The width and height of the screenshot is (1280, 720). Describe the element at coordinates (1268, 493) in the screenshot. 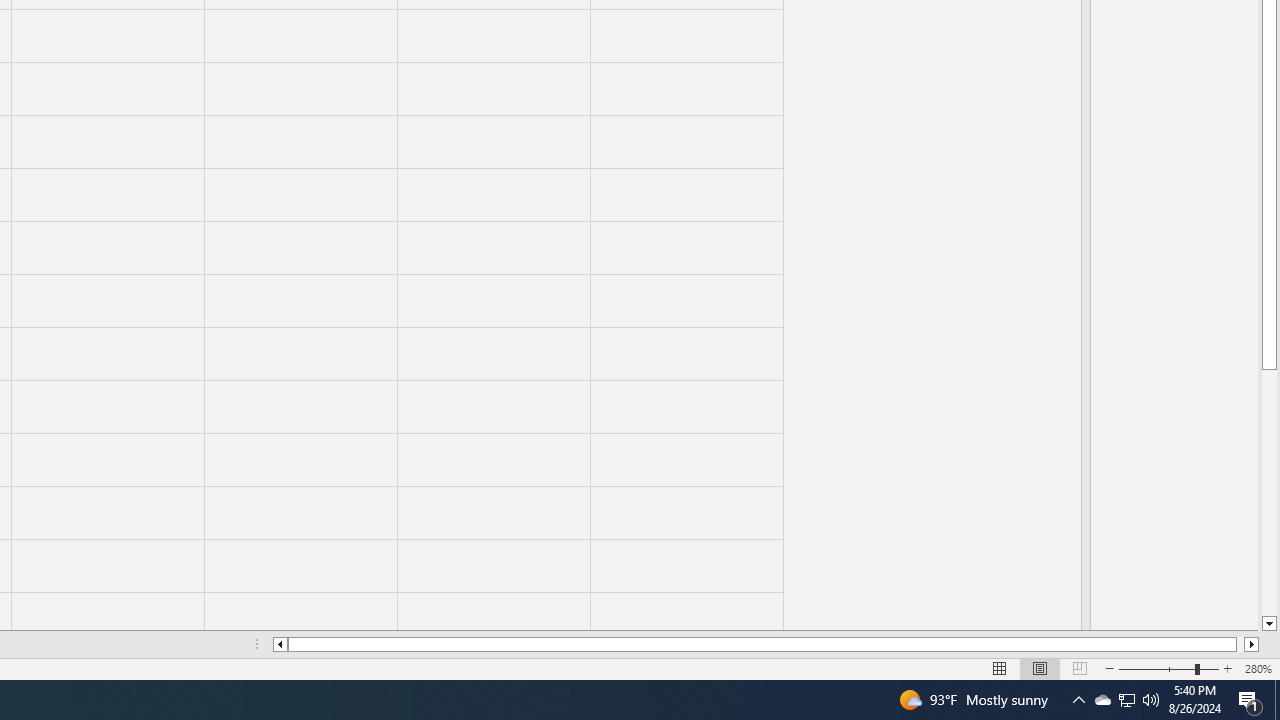

I see `'Page down'` at that location.